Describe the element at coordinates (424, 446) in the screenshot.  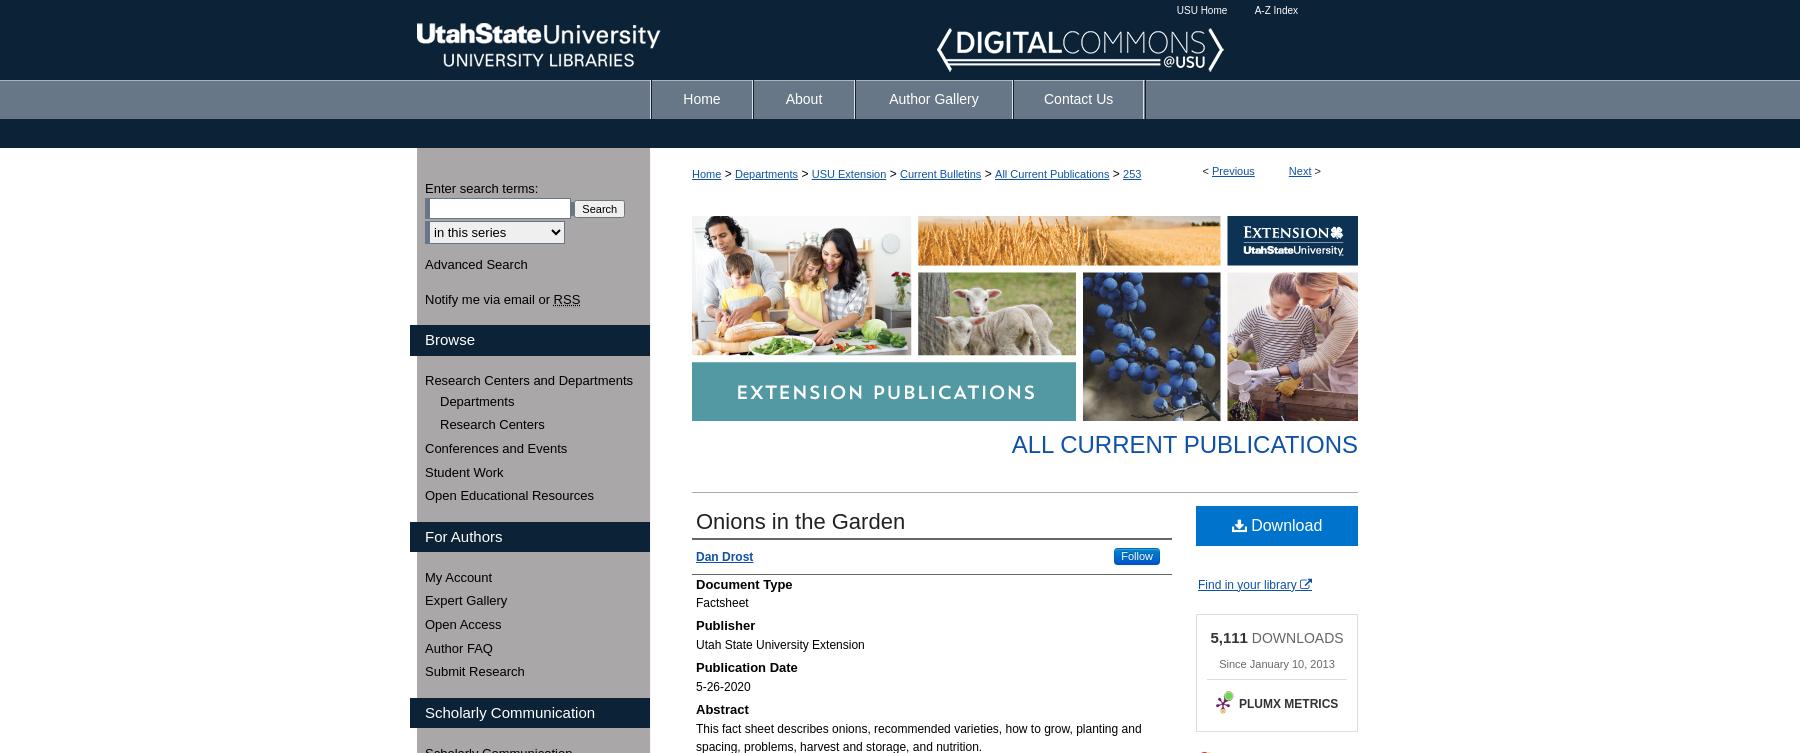
I see `'Conferences and Events'` at that location.